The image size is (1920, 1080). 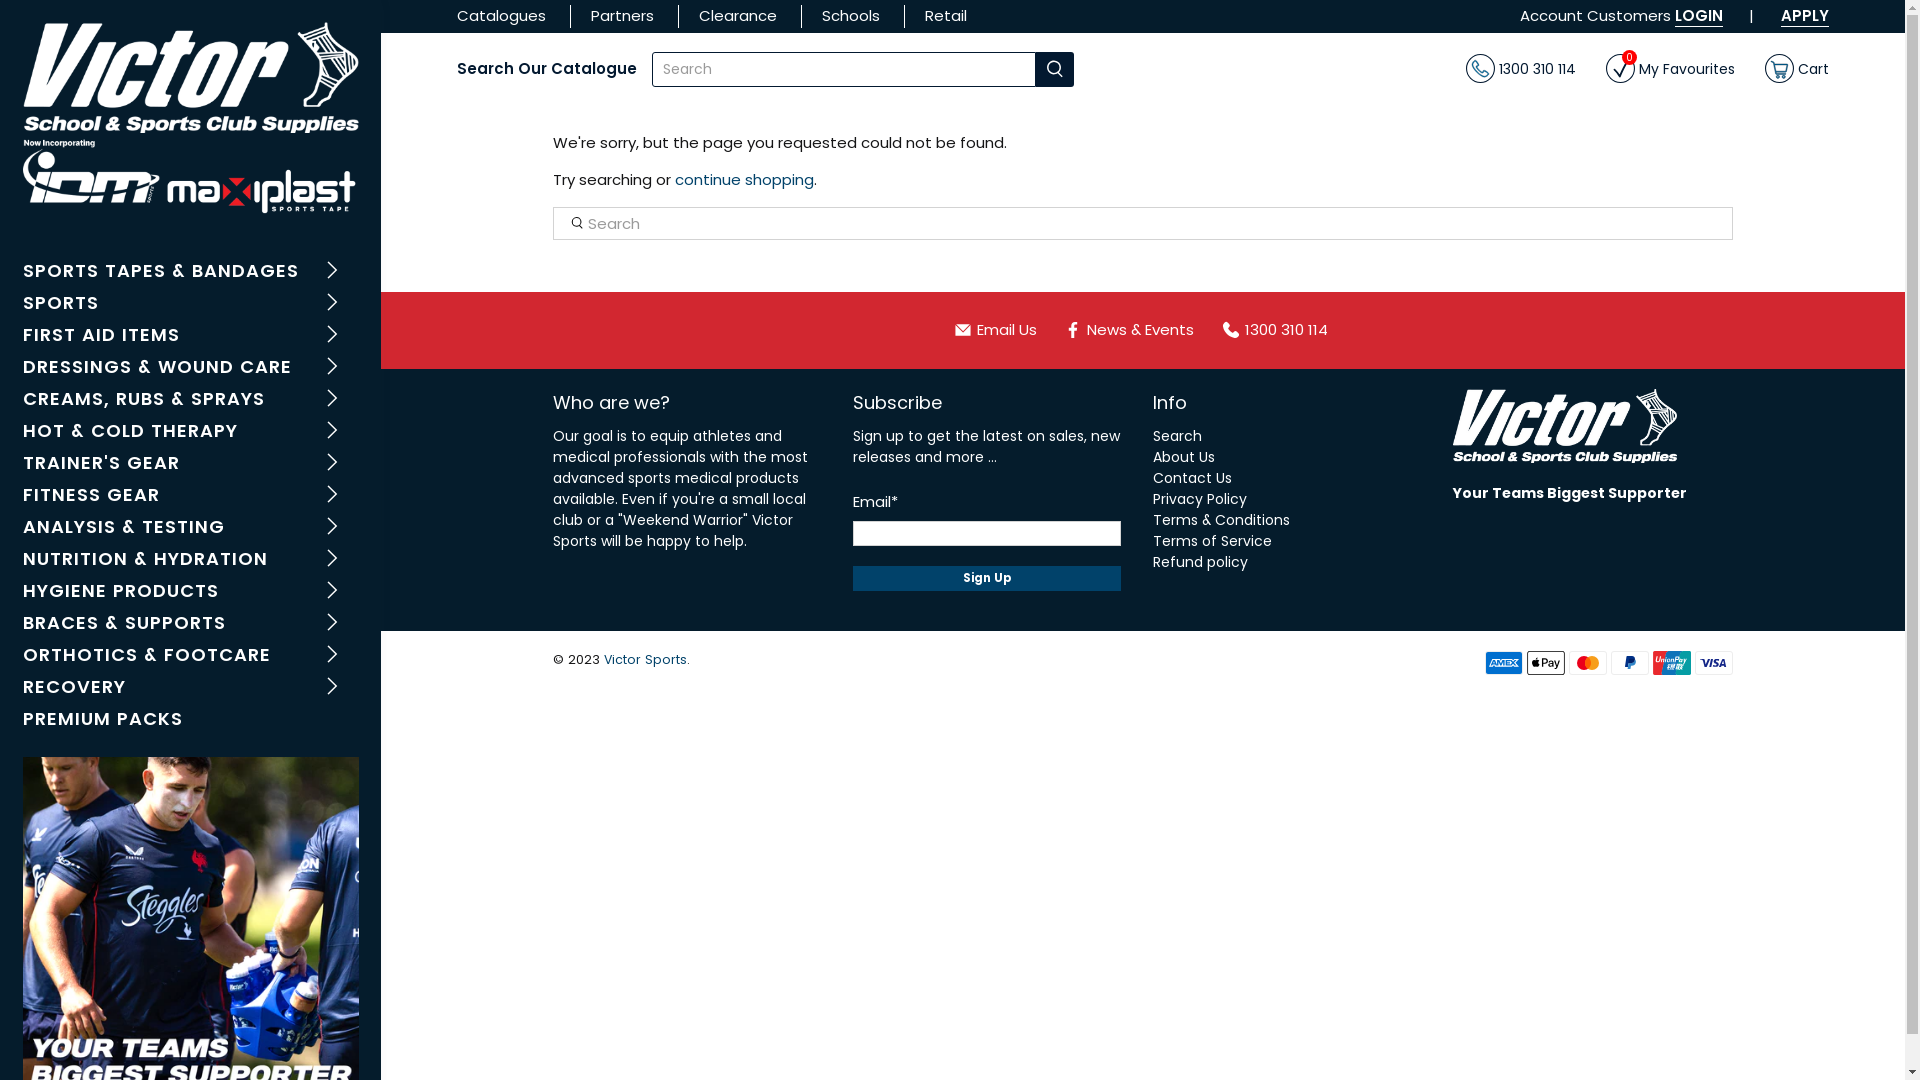 What do you see at coordinates (1003, 330) in the screenshot?
I see `'Email Us'` at bounding box center [1003, 330].